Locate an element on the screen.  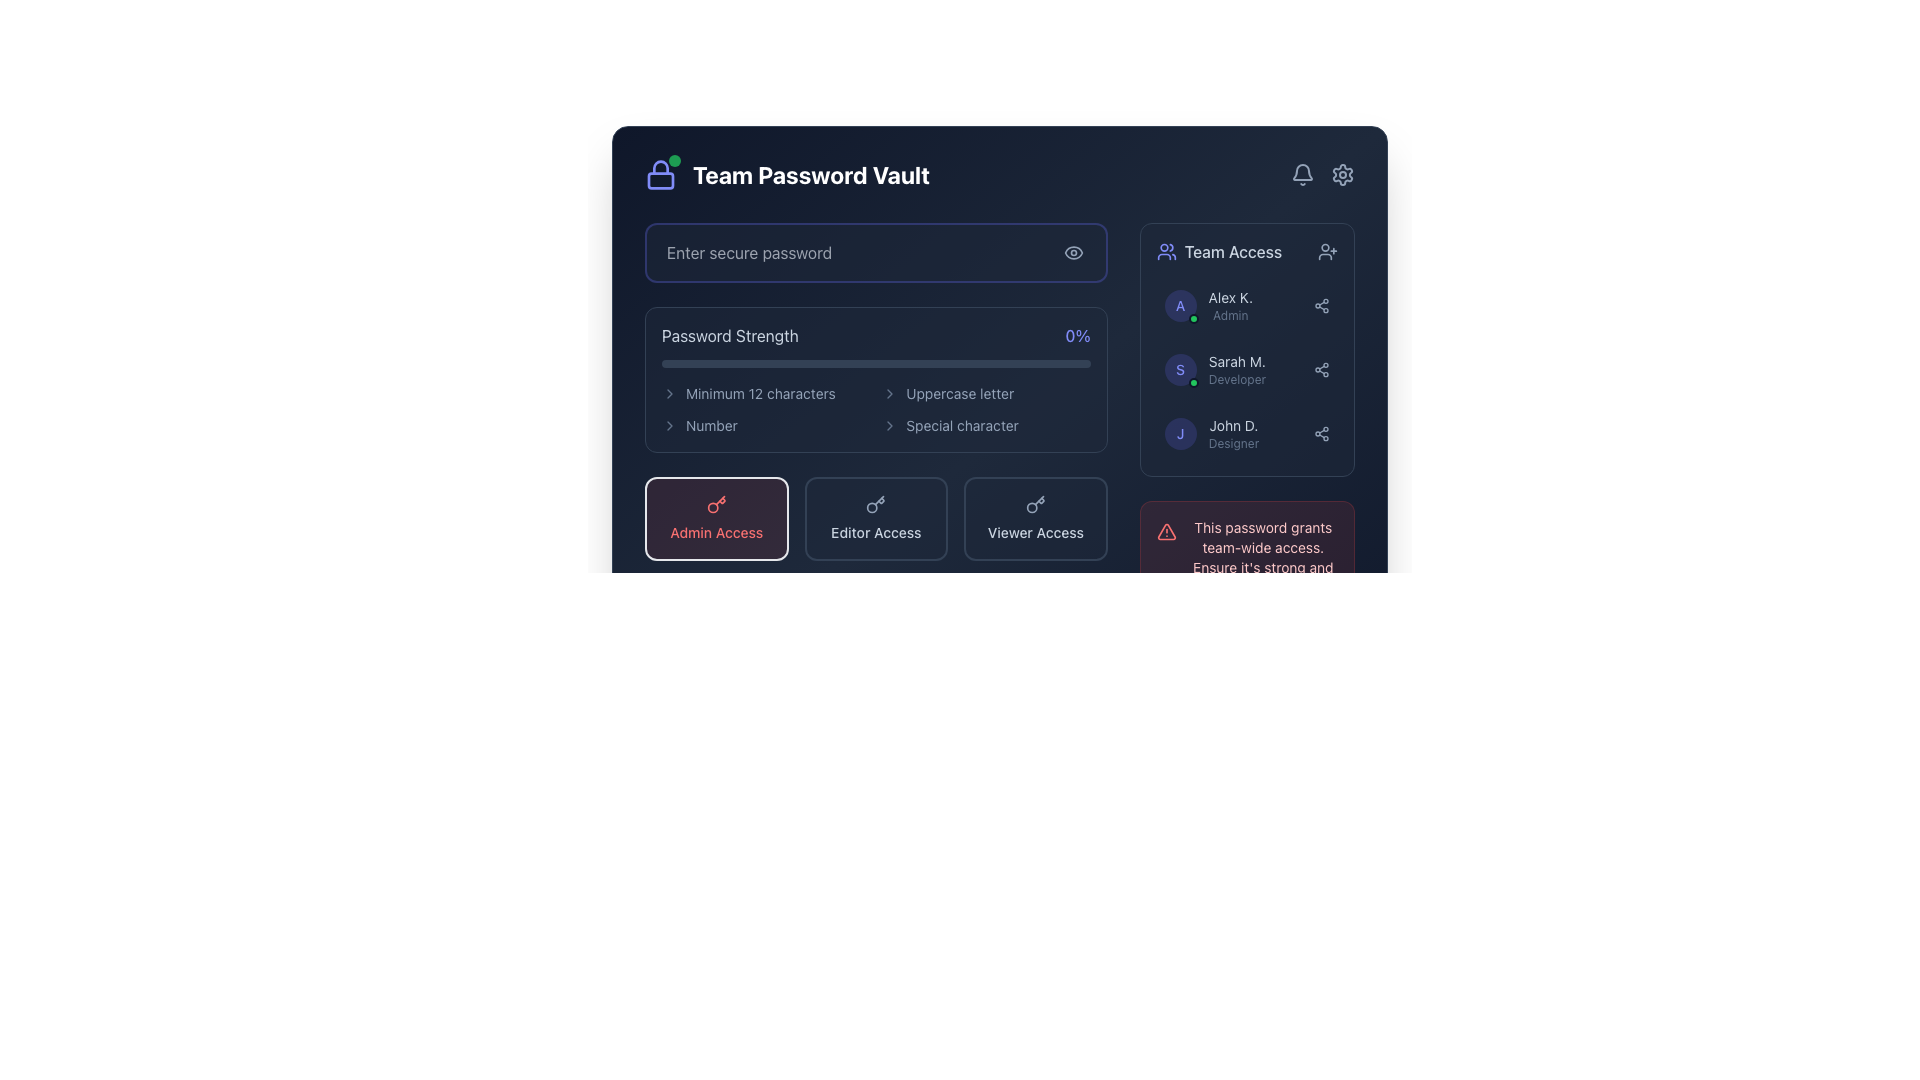
the rightward-pointing chevron icon located at the leftmost position of the group containing the text 'Uppercase letter' is located at coordinates (889, 393).